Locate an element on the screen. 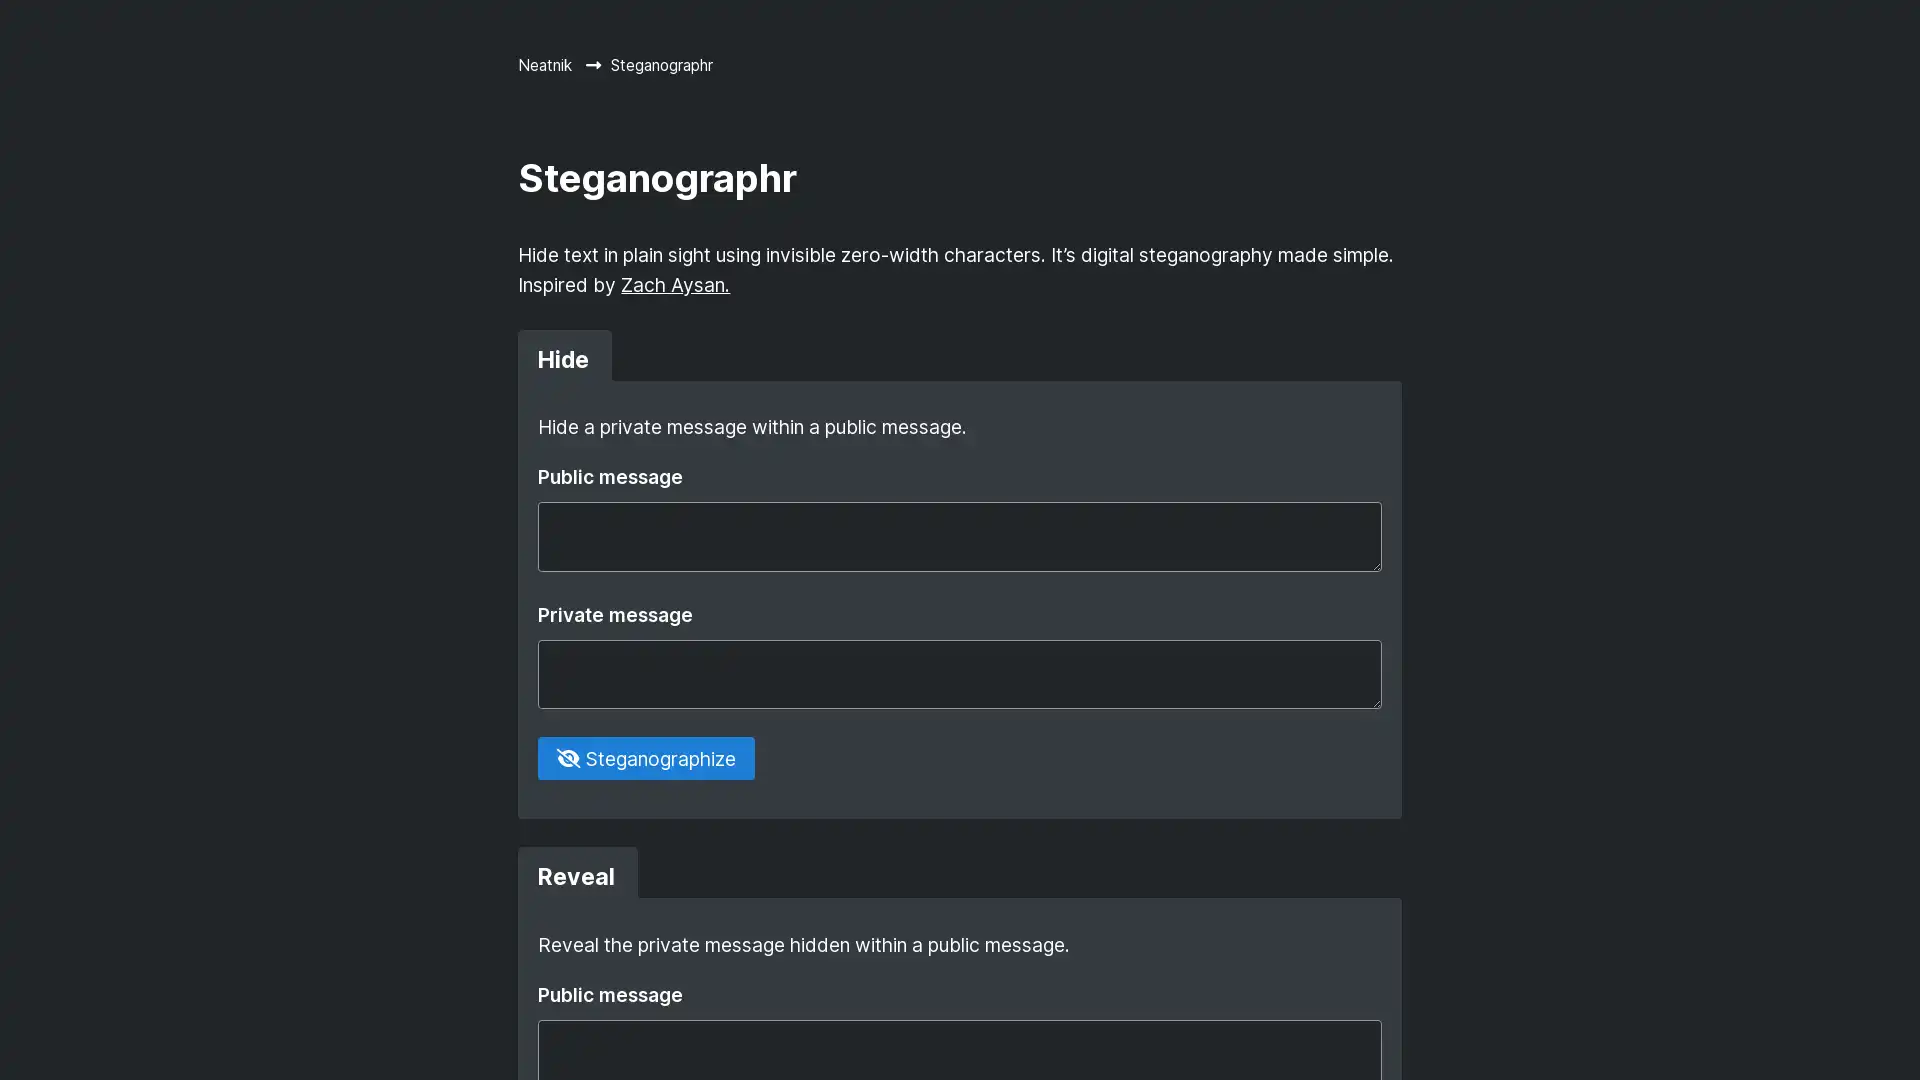 This screenshot has width=1920, height=1080. Steganographize is located at coordinates (645, 758).